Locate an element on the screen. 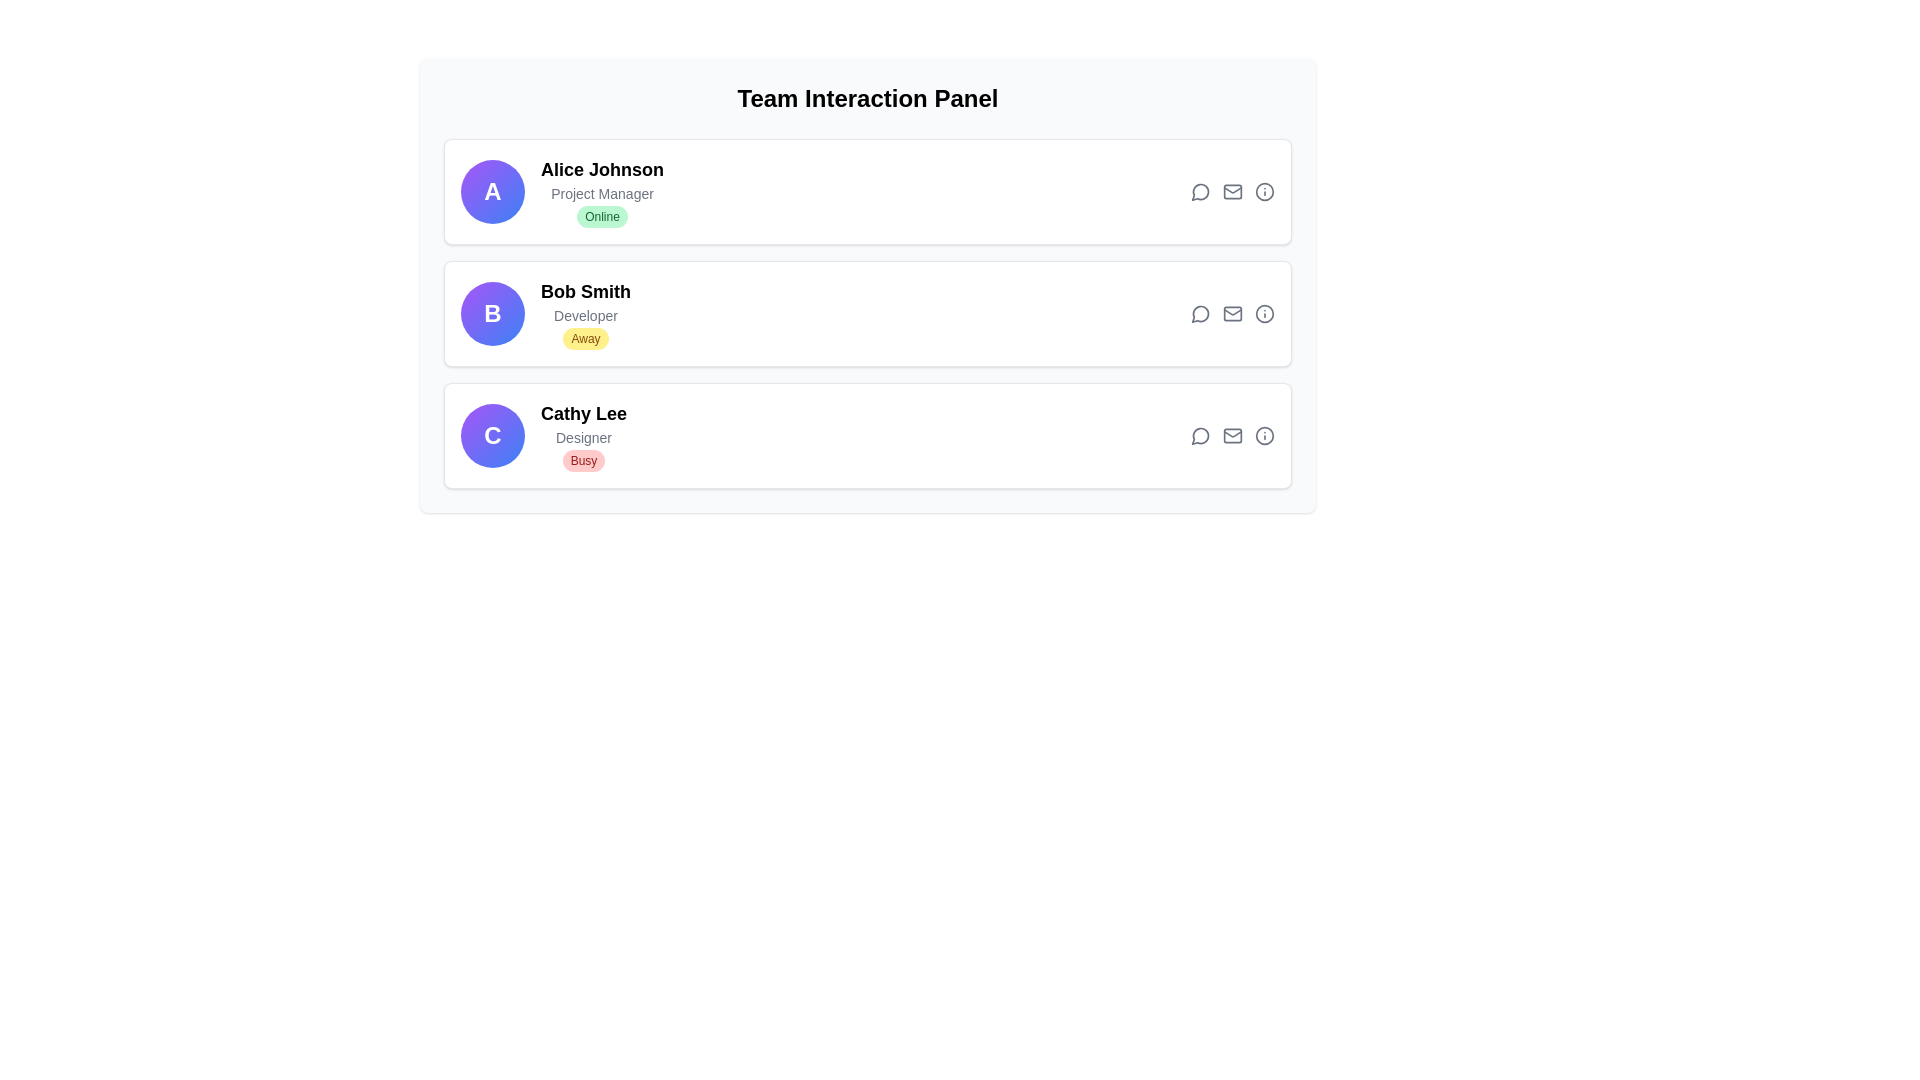 The height and width of the screenshot is (1080, 1920). the third icon button with a circular border representing additional information for Cathy Lee's profile is located at coordinates (1264, 434).